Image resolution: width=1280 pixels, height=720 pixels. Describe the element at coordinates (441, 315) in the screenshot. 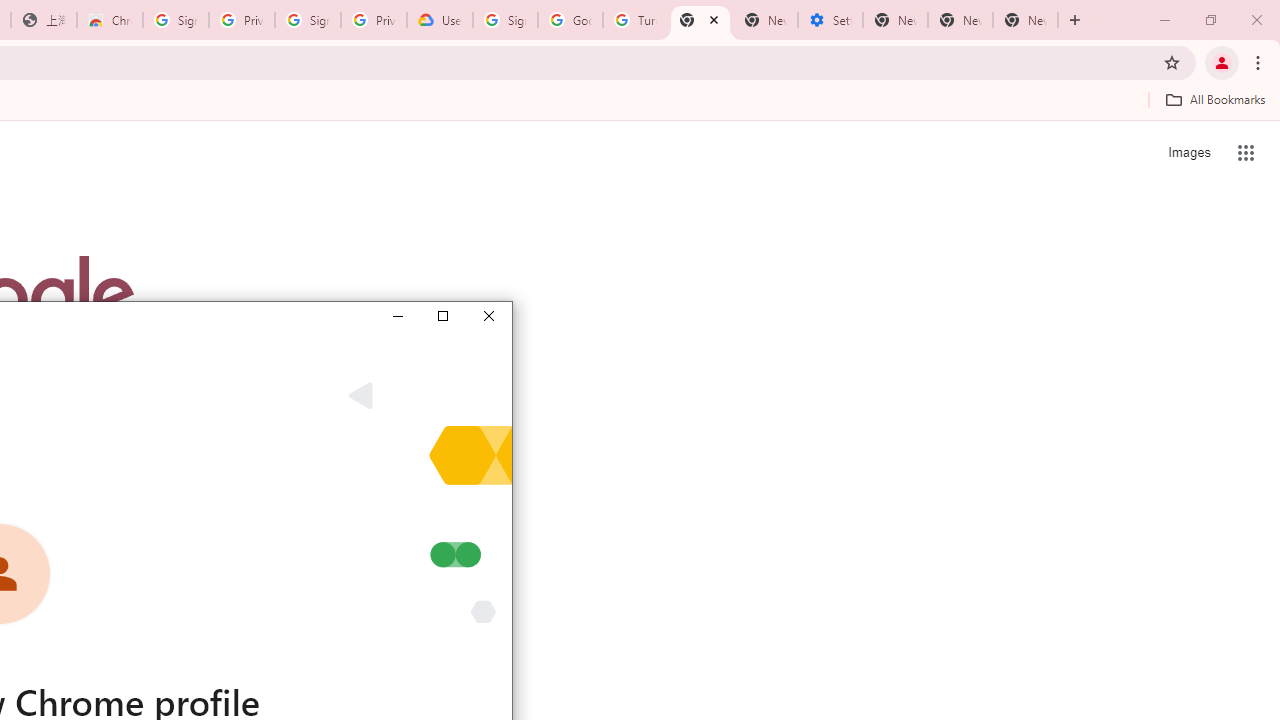

I see `'Maximize'` at that location.